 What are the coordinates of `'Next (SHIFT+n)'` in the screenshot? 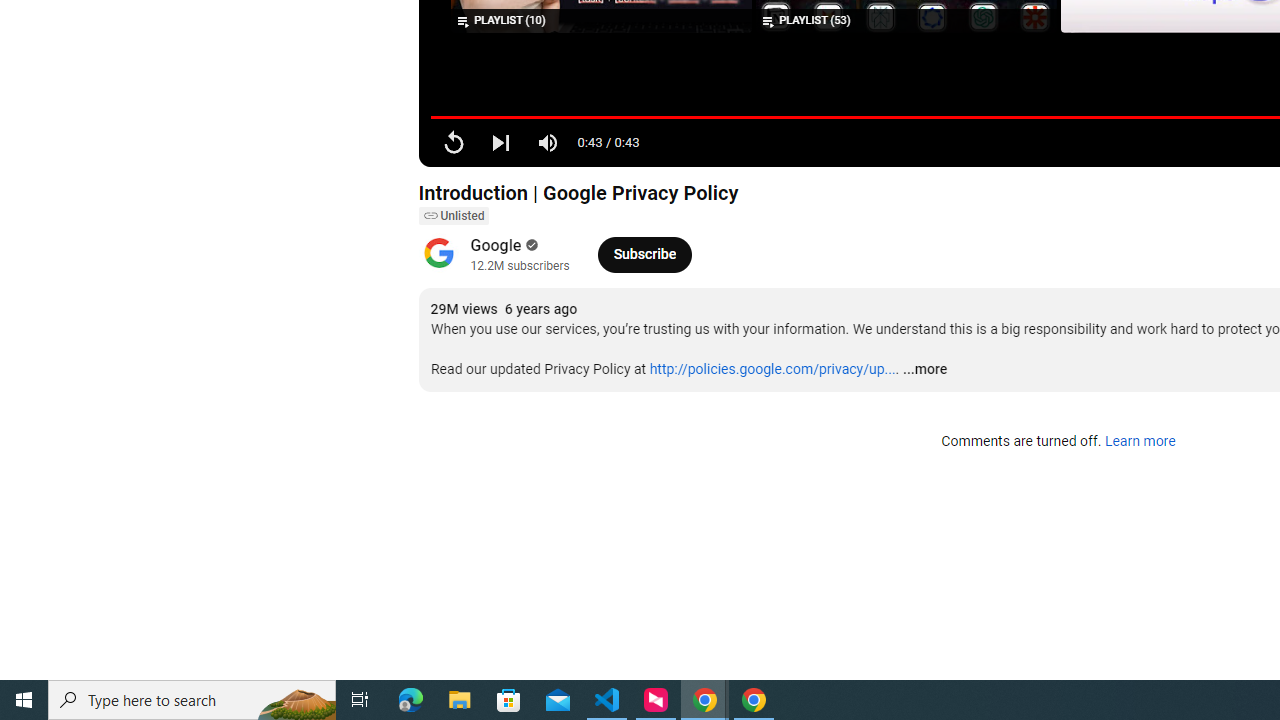 It's located at (500, 141).